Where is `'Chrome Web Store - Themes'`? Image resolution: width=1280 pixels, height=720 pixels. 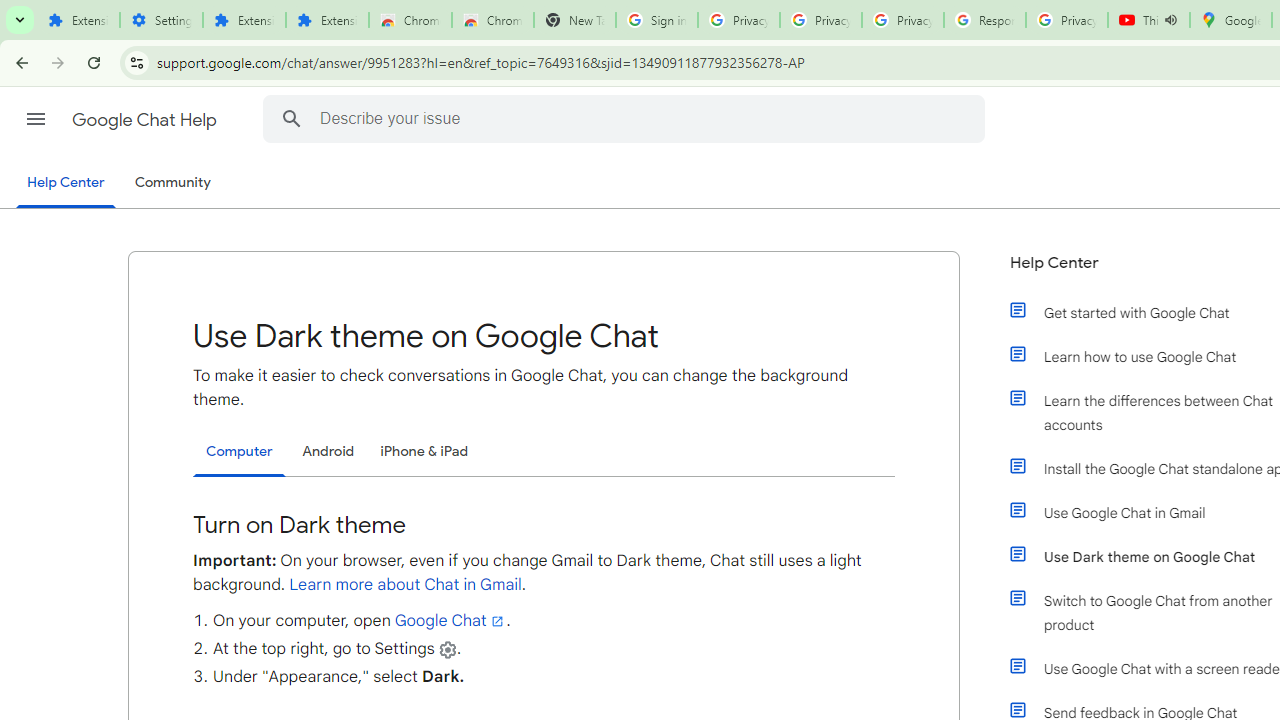
'Chrome Web Store - Themes' is located at coordinates (492, 20).